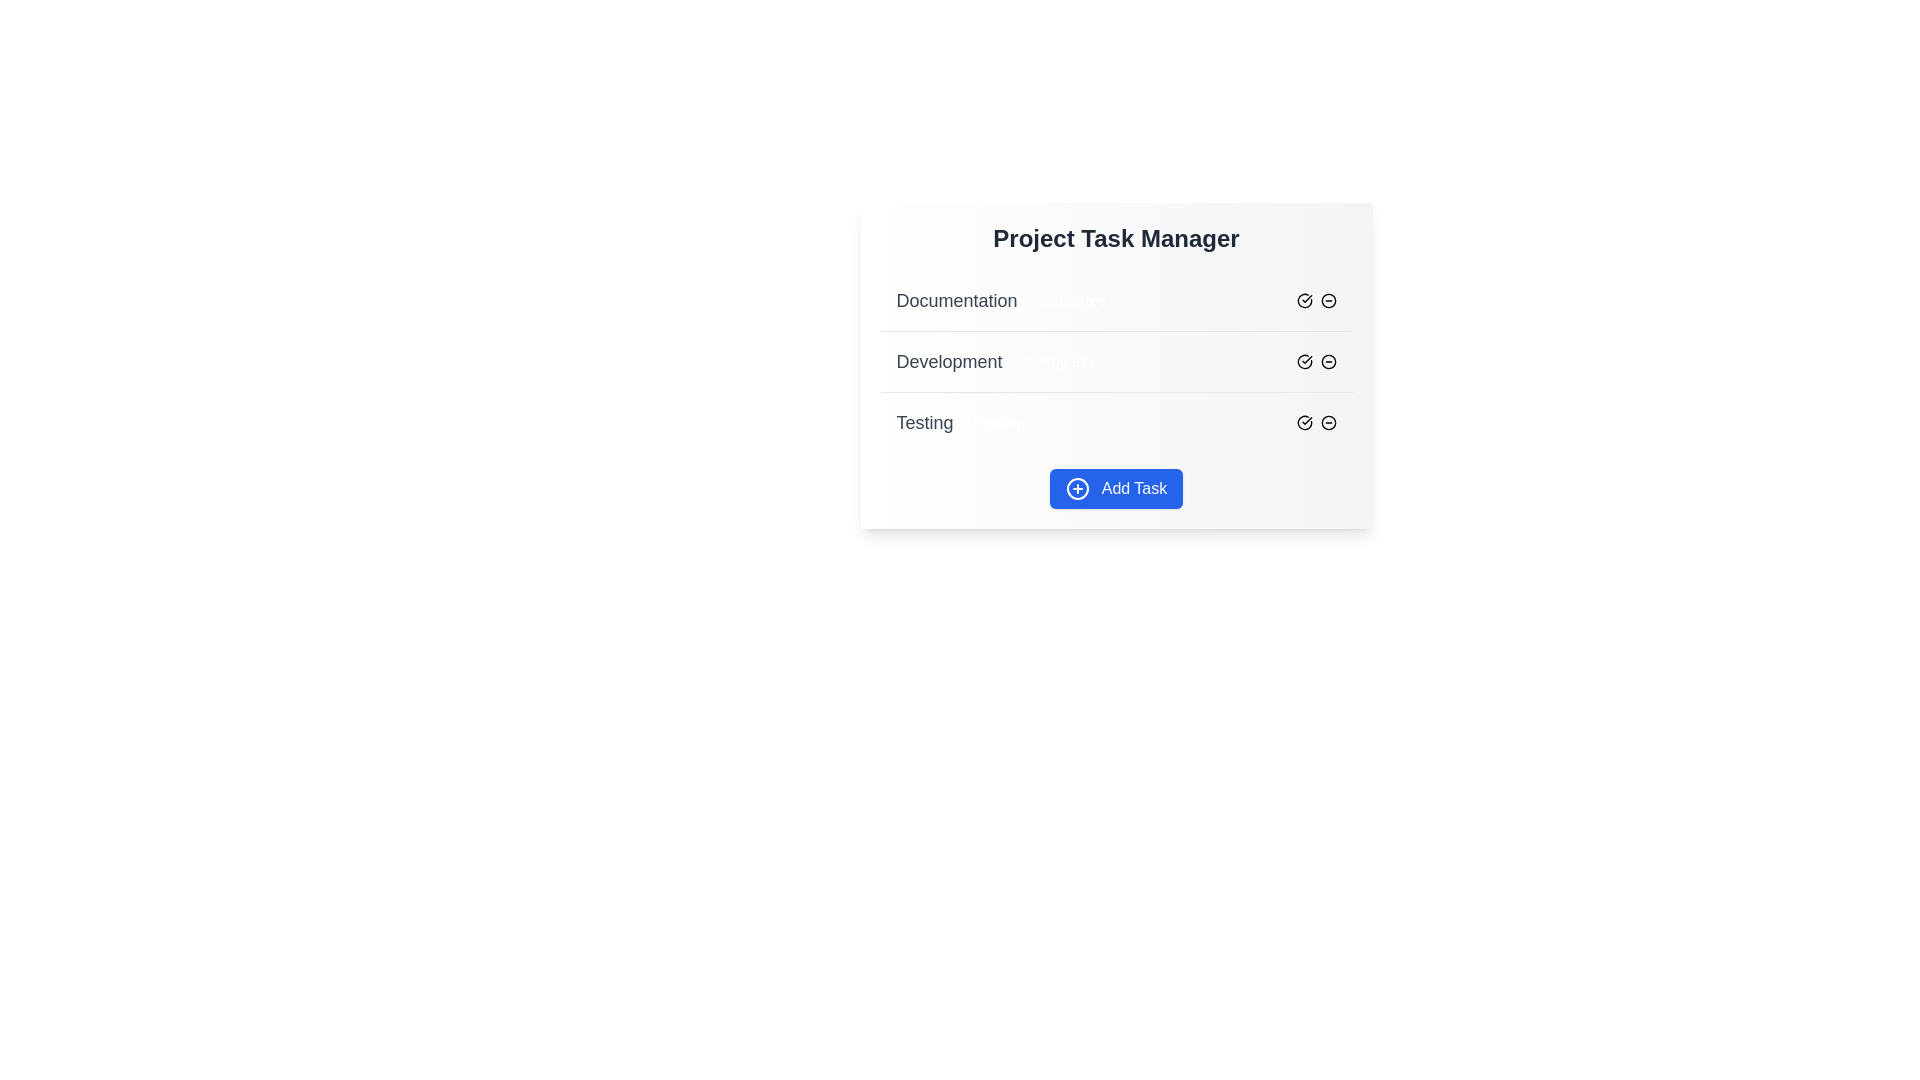 The height and width of the screenshot is (1080, 1920). Describe the element at coordinates (1115, 422) in the screenshot. I see `task name 'Testing' and its status 'Pending' from the task row in the task manager interface` at that location.